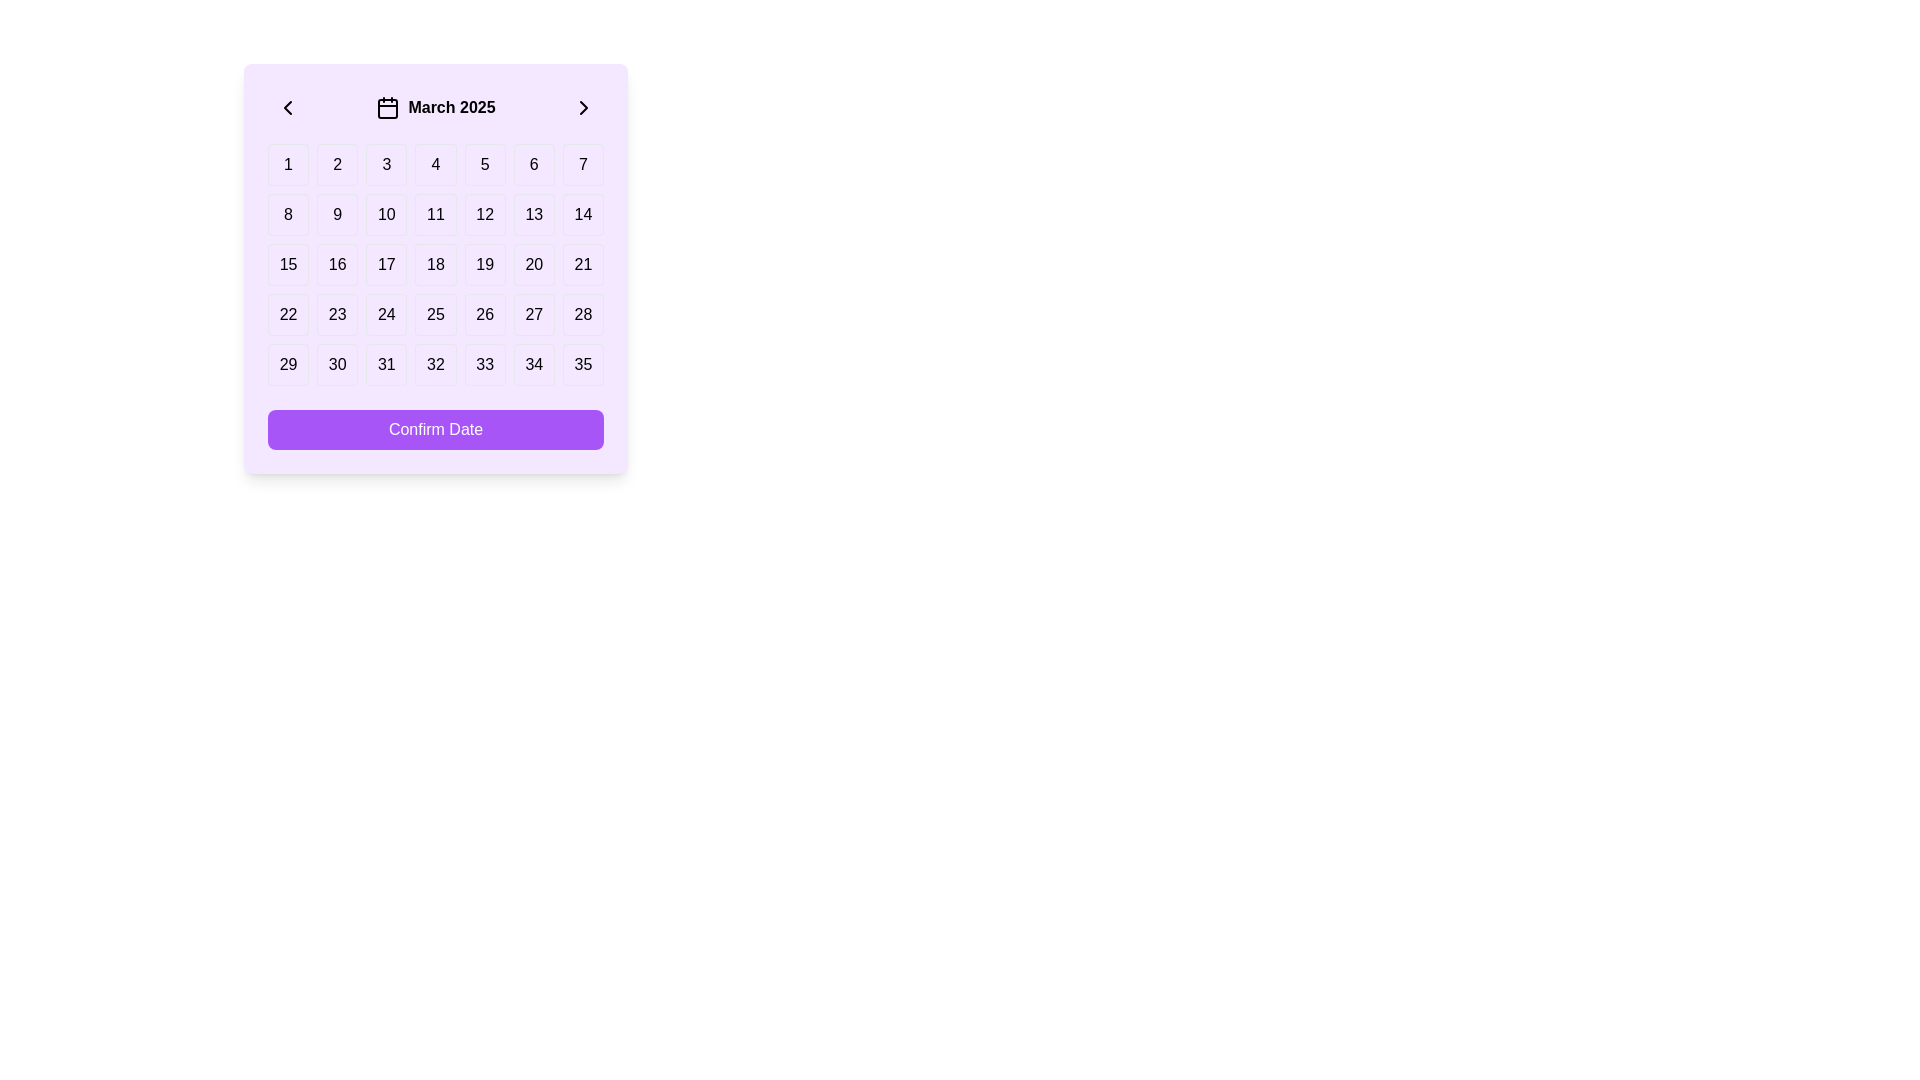 The image size is (1920, 1080). I want to click on the grid cell containing the number '3' in the first row, third column of the calendar layout, so click(386, 164).